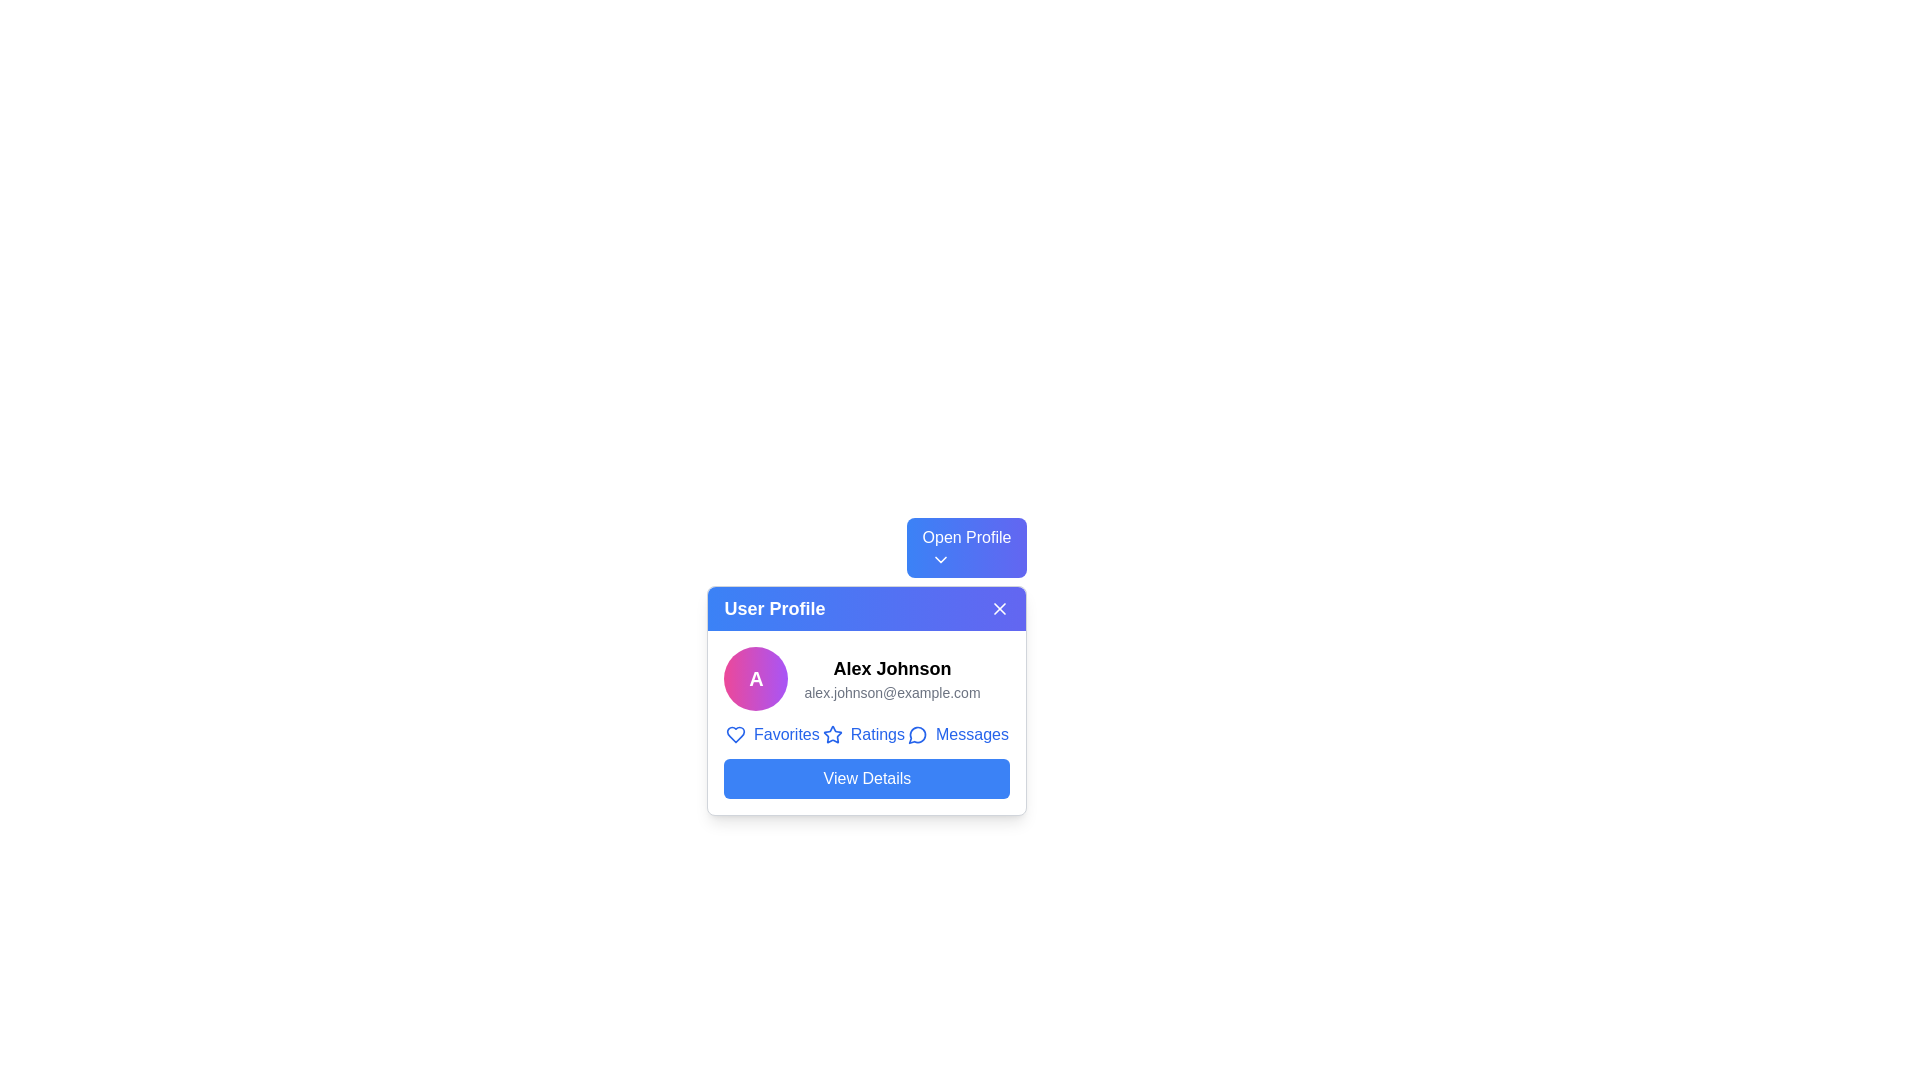 Image resolution: width=1920 pixels, height=1080 pixels. What do you see at coordinates (877, 735) in the screenshot?
I see `the 'Ratings' text label located in the footer section of the 'User Profile' card` at bounding box center [877, 735].